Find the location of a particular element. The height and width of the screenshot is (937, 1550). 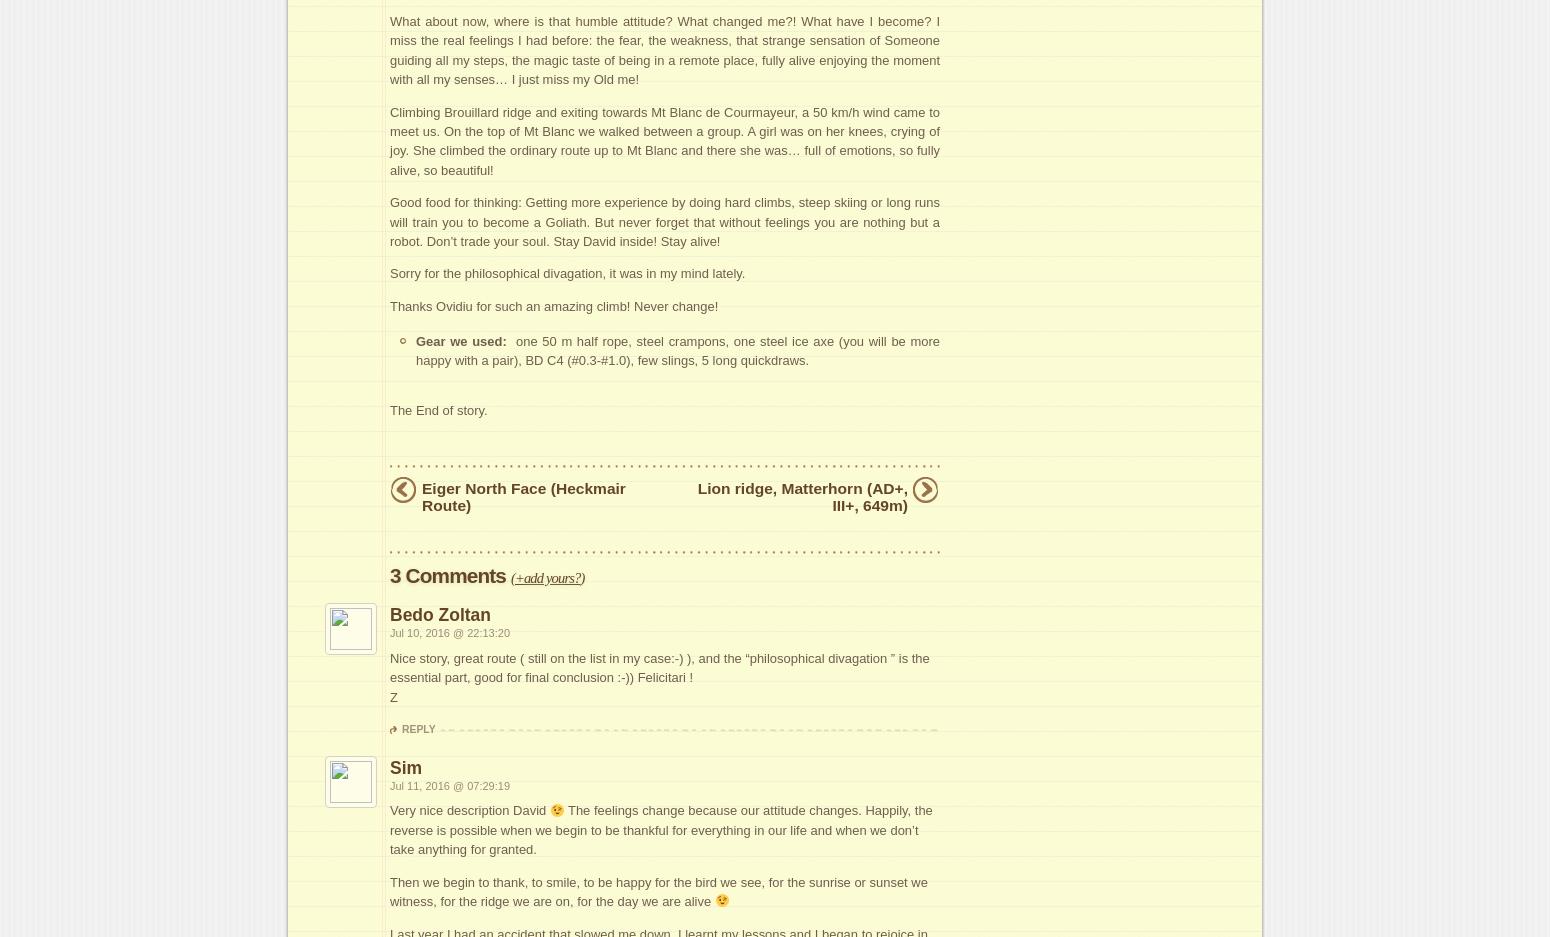

'Good food for thinking: Getting more experience by doing hard climbs, steep skiing or long runs will train you to become a Goliath. But never forget that without feelings you are nothing but a robot. Don’t trade your soul. Stay David inside! Stay alive!' is located at coordinates (663, 220).